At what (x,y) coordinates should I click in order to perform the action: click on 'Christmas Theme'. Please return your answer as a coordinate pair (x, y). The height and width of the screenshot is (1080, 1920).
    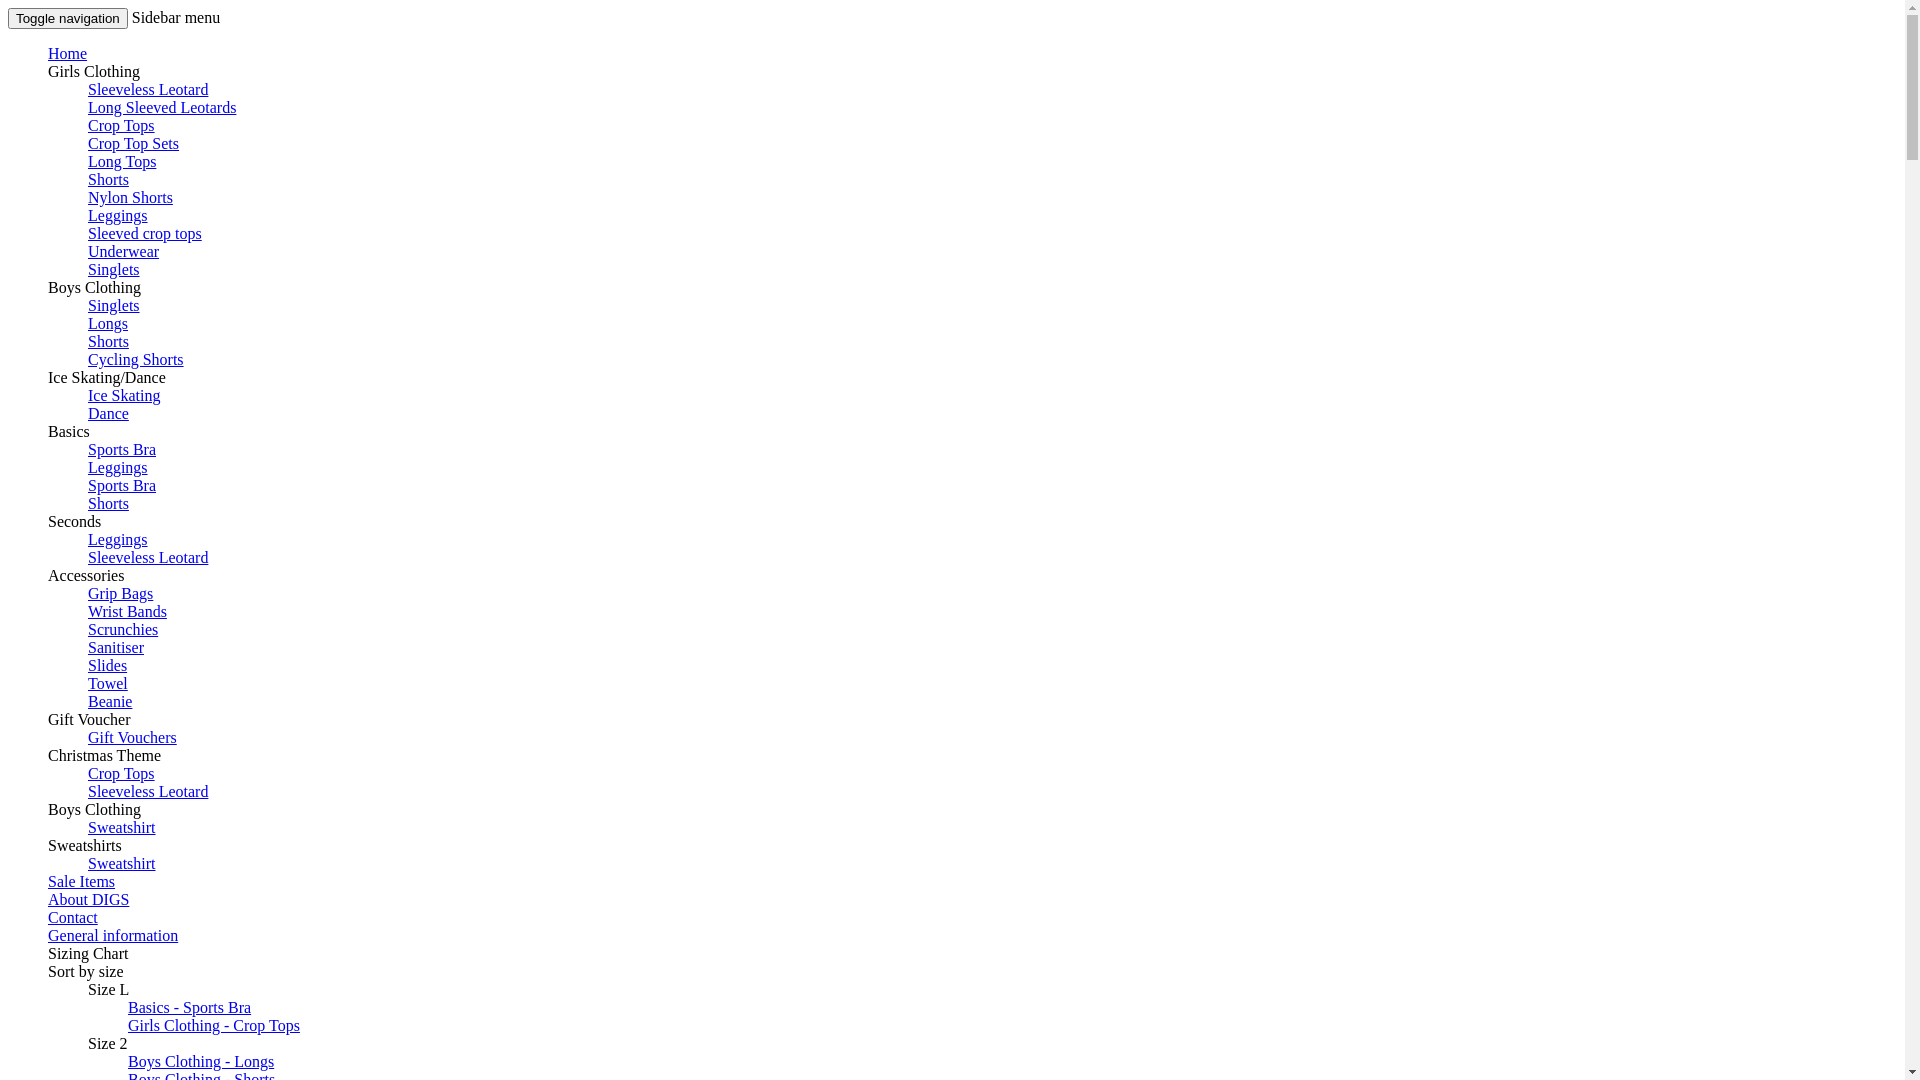
    Looking at the image, I should click on (103, 755).